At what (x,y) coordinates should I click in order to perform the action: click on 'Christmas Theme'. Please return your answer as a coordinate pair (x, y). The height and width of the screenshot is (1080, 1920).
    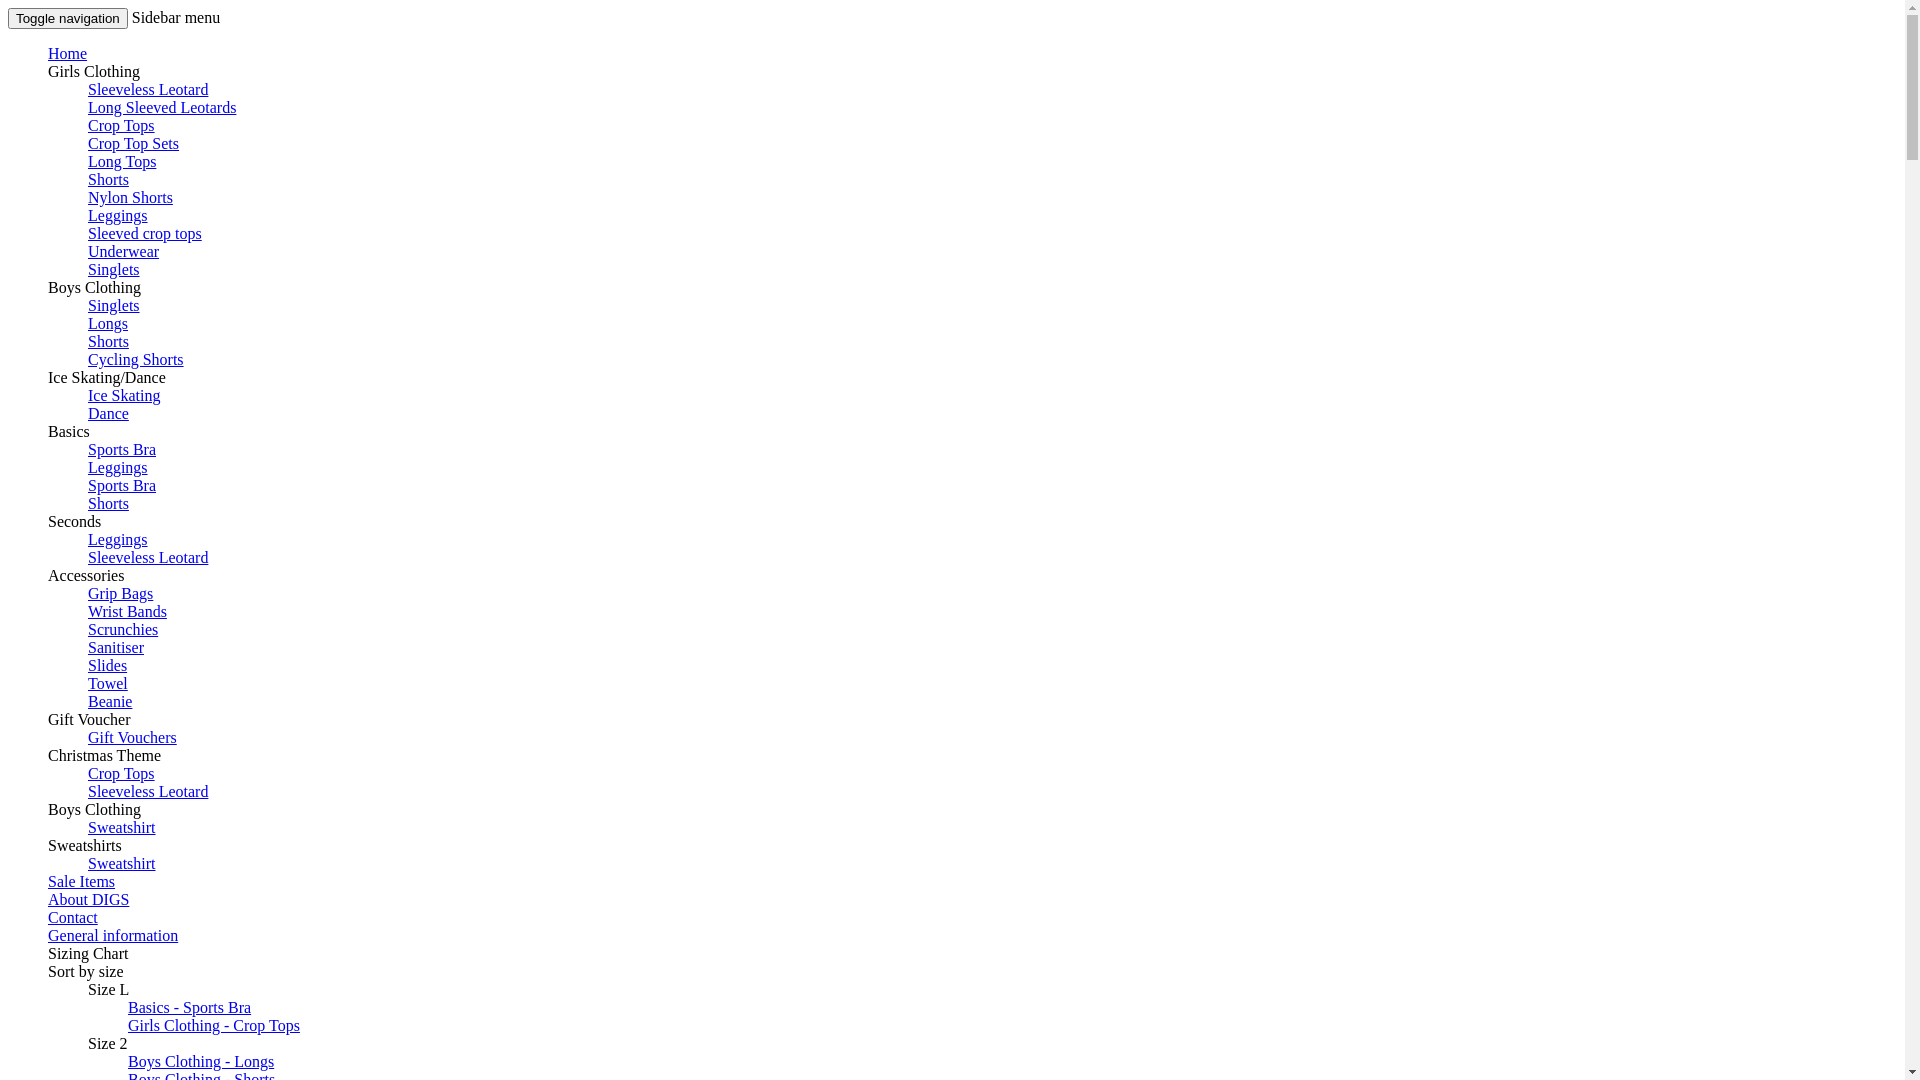
    Looking at the image, I should click on (103, 755).